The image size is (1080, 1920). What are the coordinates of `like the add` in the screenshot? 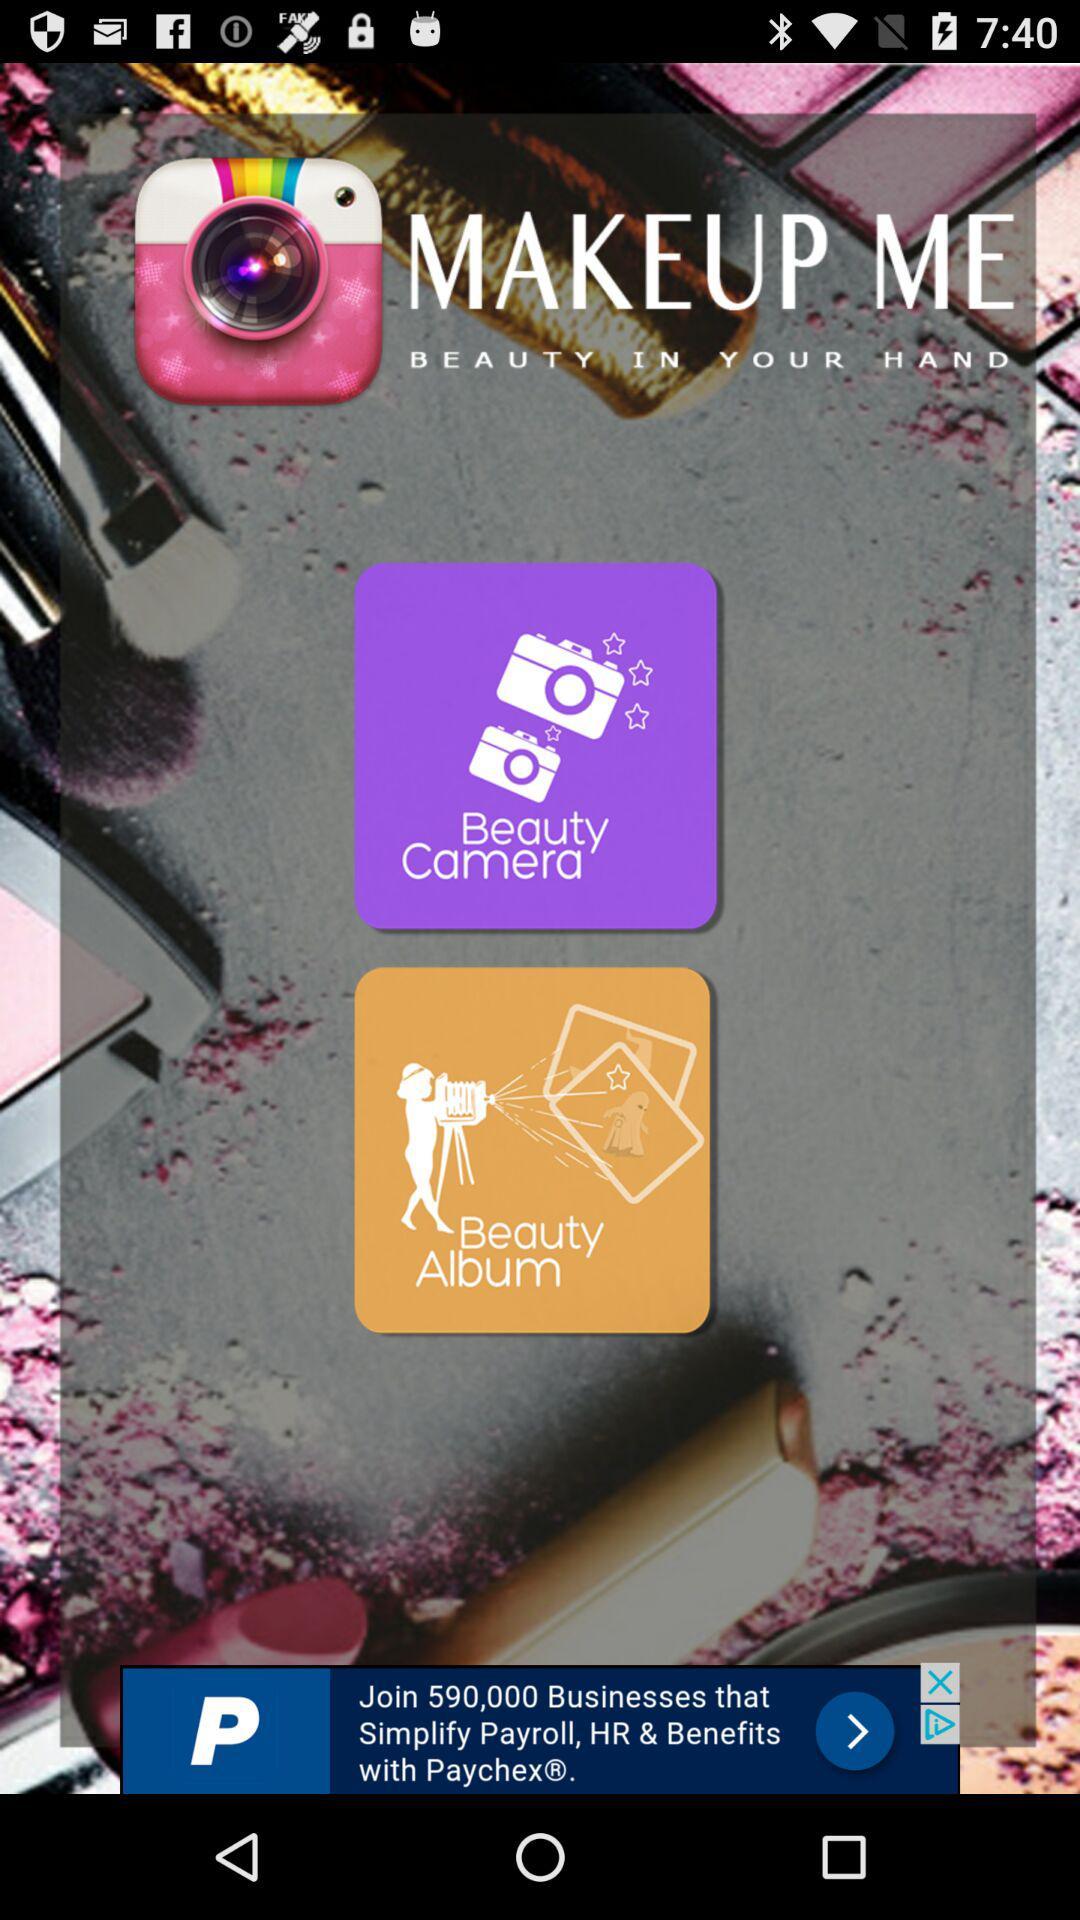 It's located at (540, 1727).